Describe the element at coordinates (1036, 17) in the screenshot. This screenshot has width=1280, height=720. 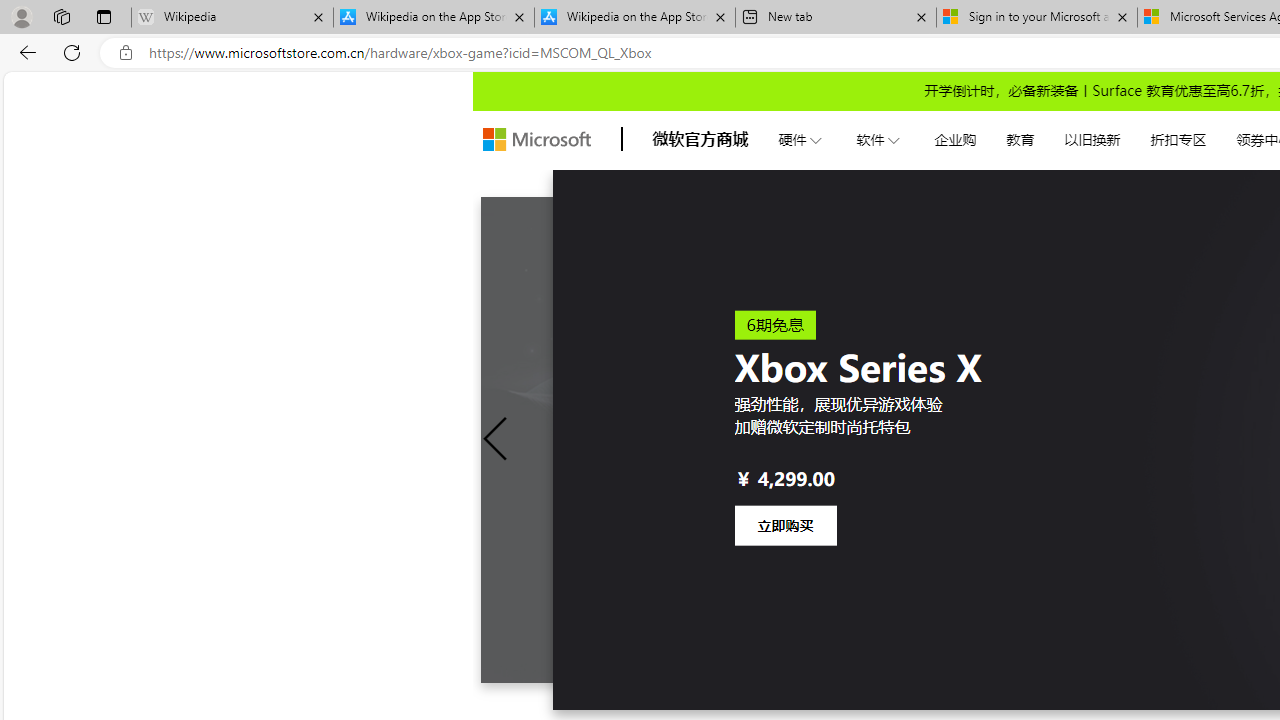
I see `'Sign in to your Microsoft account'` at that location.